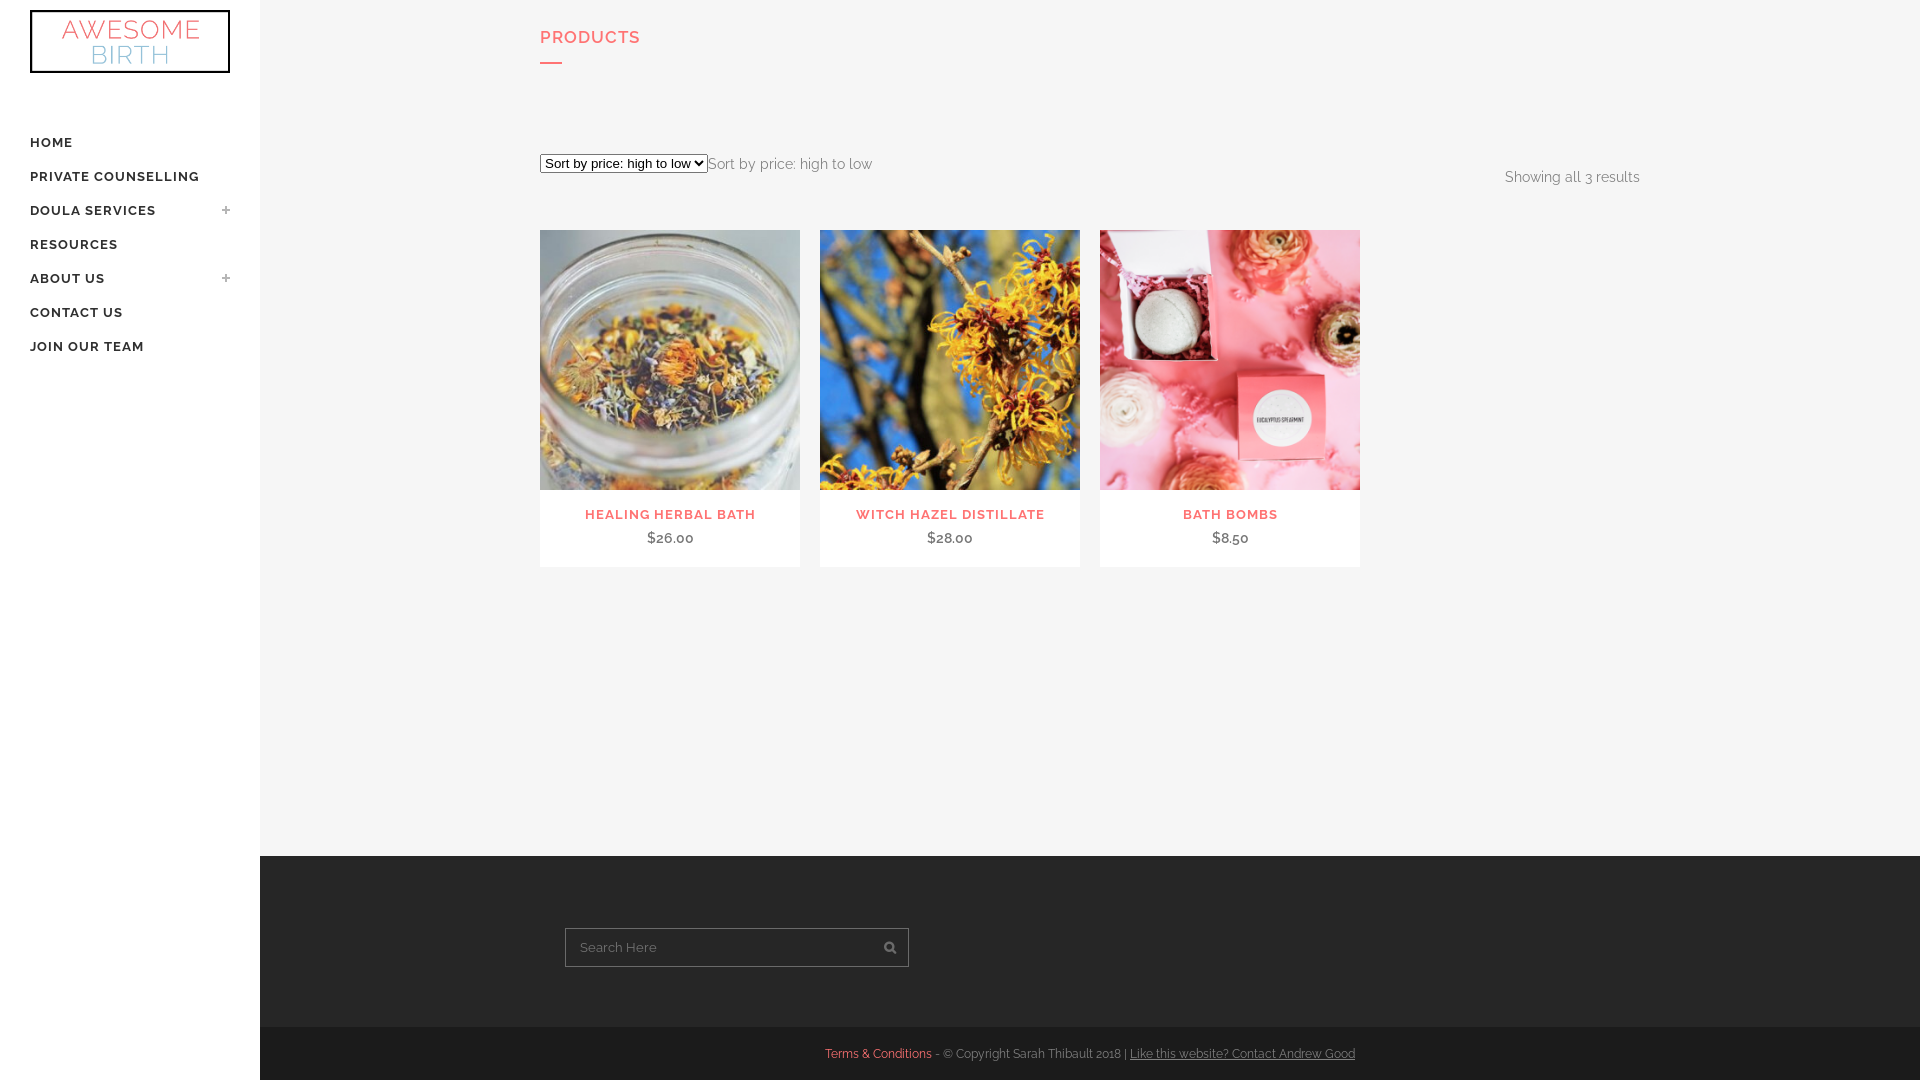 The width and height of the screenshot is (1920, 1080). What do you see at coordinates (128, 211) in the screenshot?
I see `'DOULA SERVICES'` at bounding box center [128, 211].